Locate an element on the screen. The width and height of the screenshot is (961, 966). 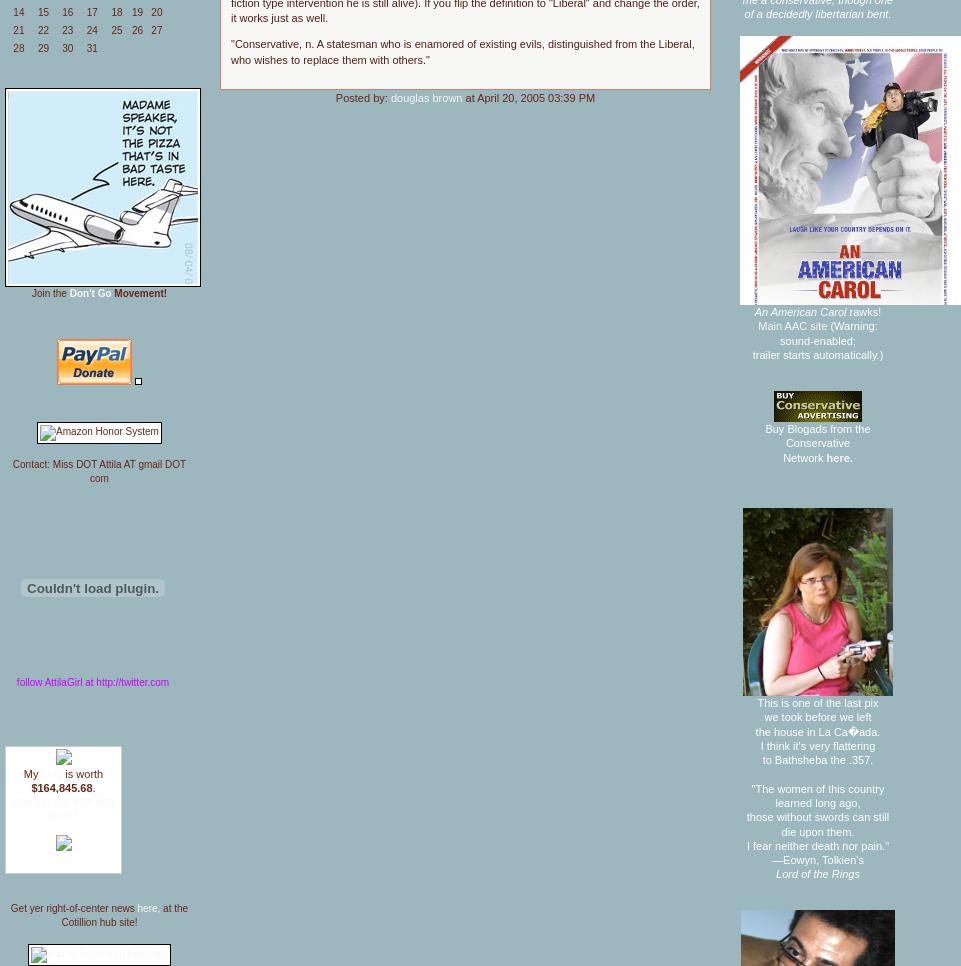
'Contact:
Miss  DOT  Attila  AT  gmail  DOT  com' is located at coordinates (98, 471).